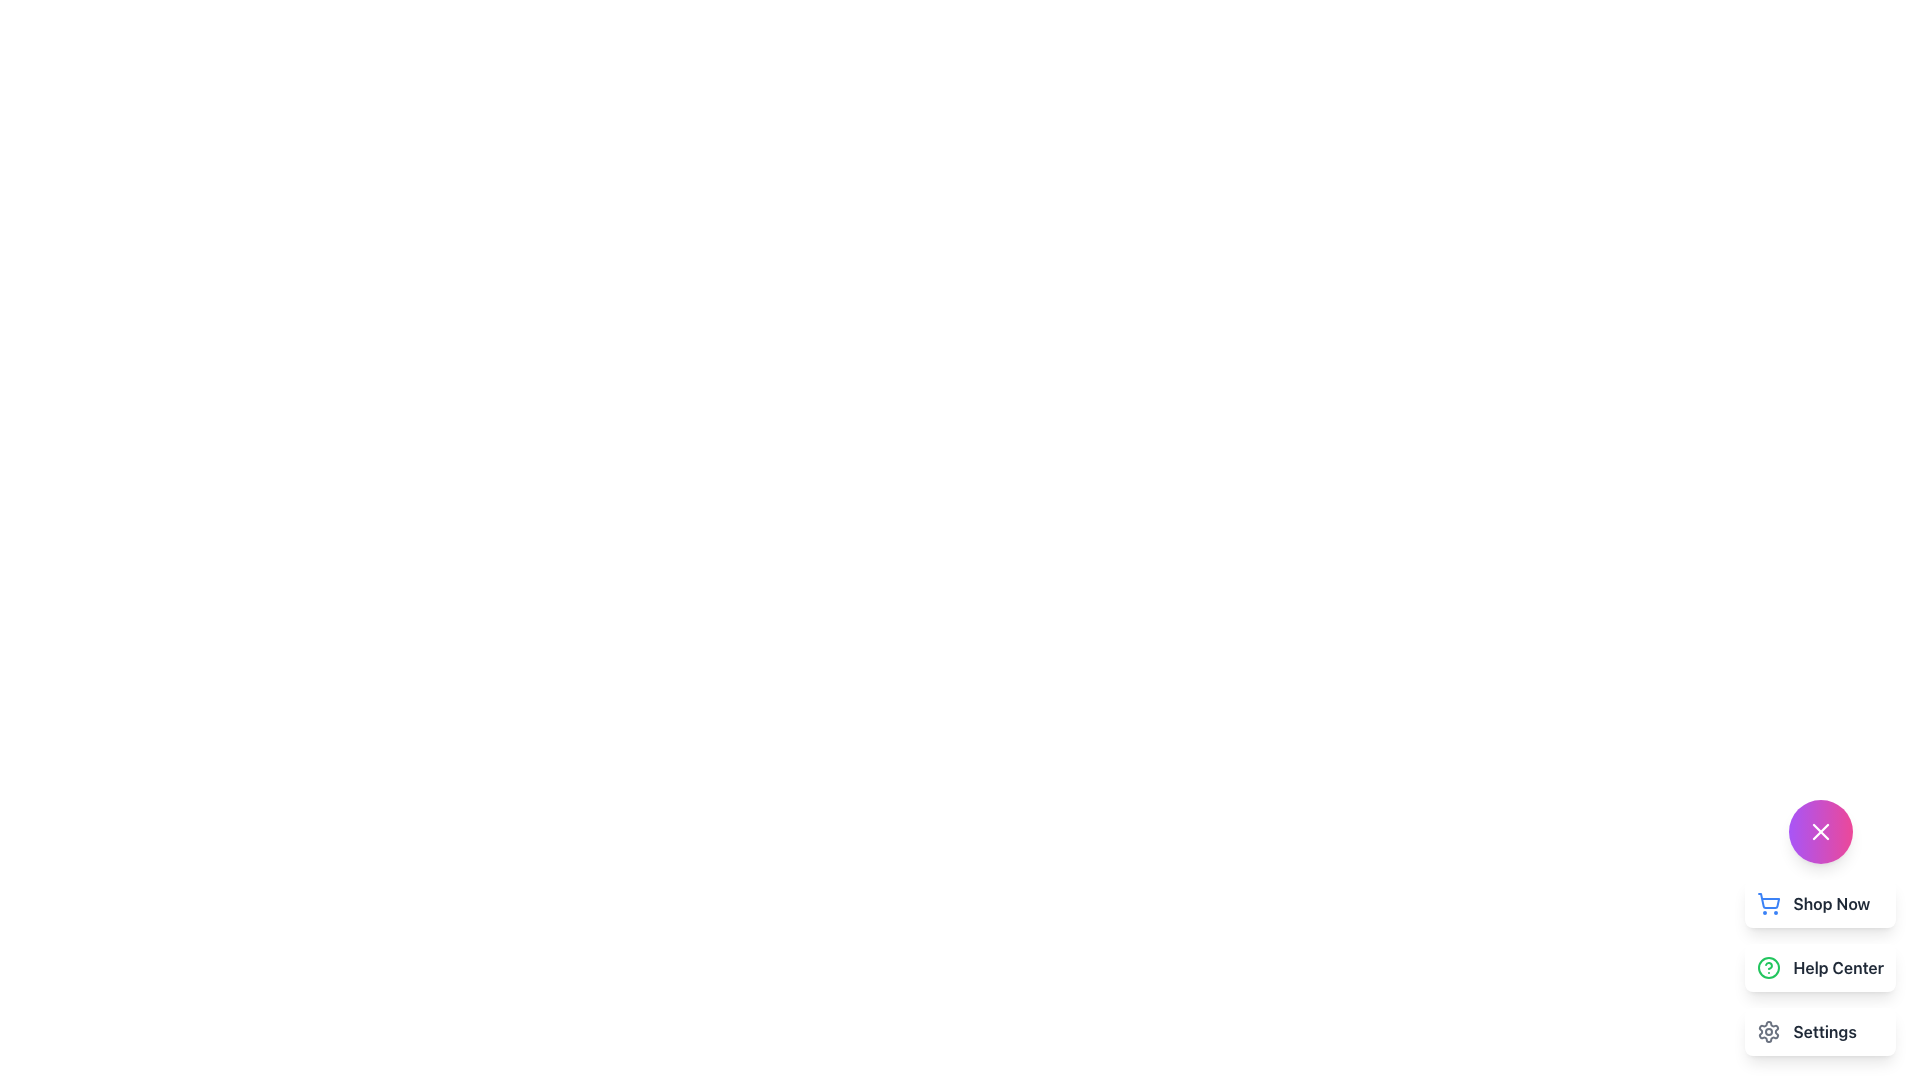 The width and height of the screenshot is (1920, 1080). Describe the element at coordinates (1820, 832) in the screenshot. I see `the small cross or 'X' icon located within the circular pink-purple button in the bottom-right corner of the interface` at that location.